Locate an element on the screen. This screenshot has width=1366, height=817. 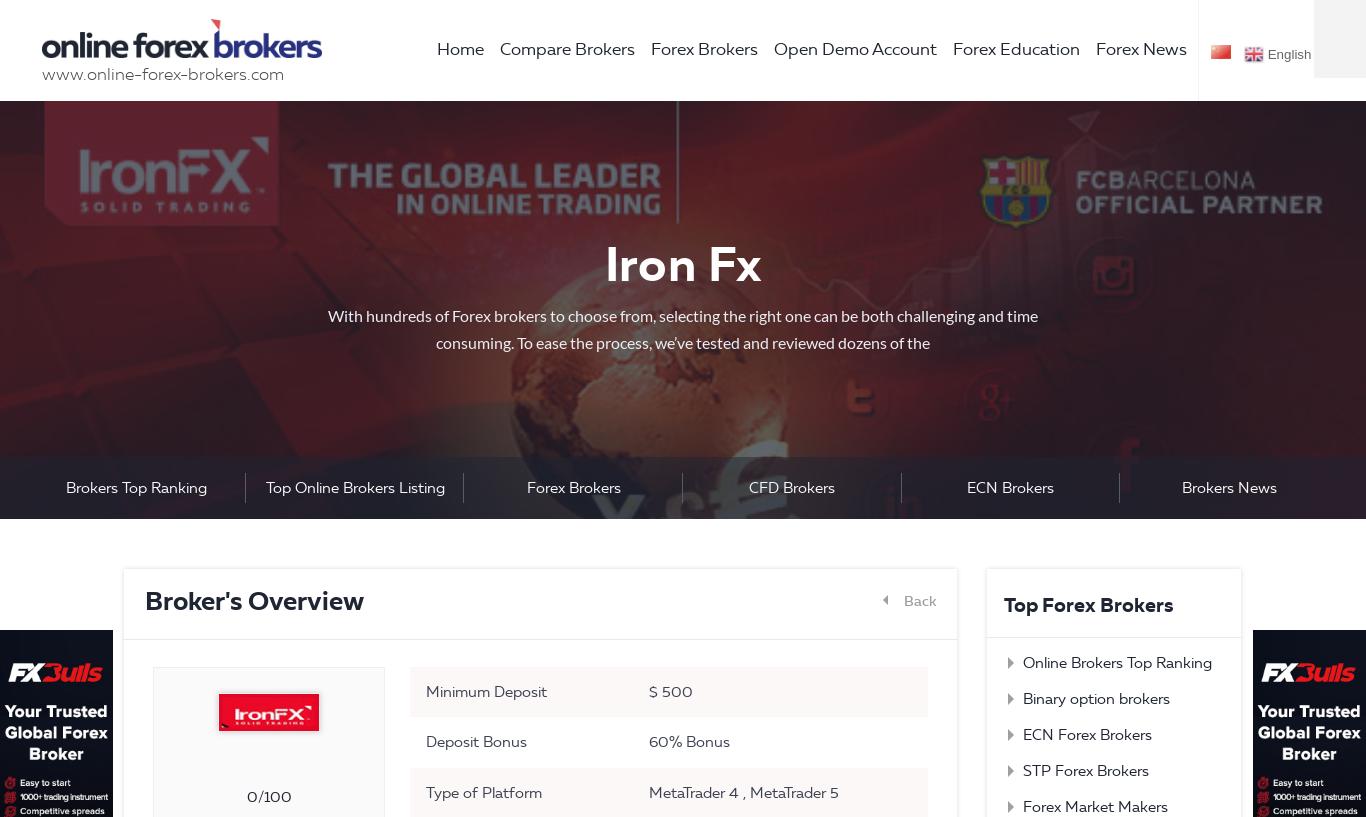
'Online Brokers Top Ranking' is located at coordinates (1022, 661).